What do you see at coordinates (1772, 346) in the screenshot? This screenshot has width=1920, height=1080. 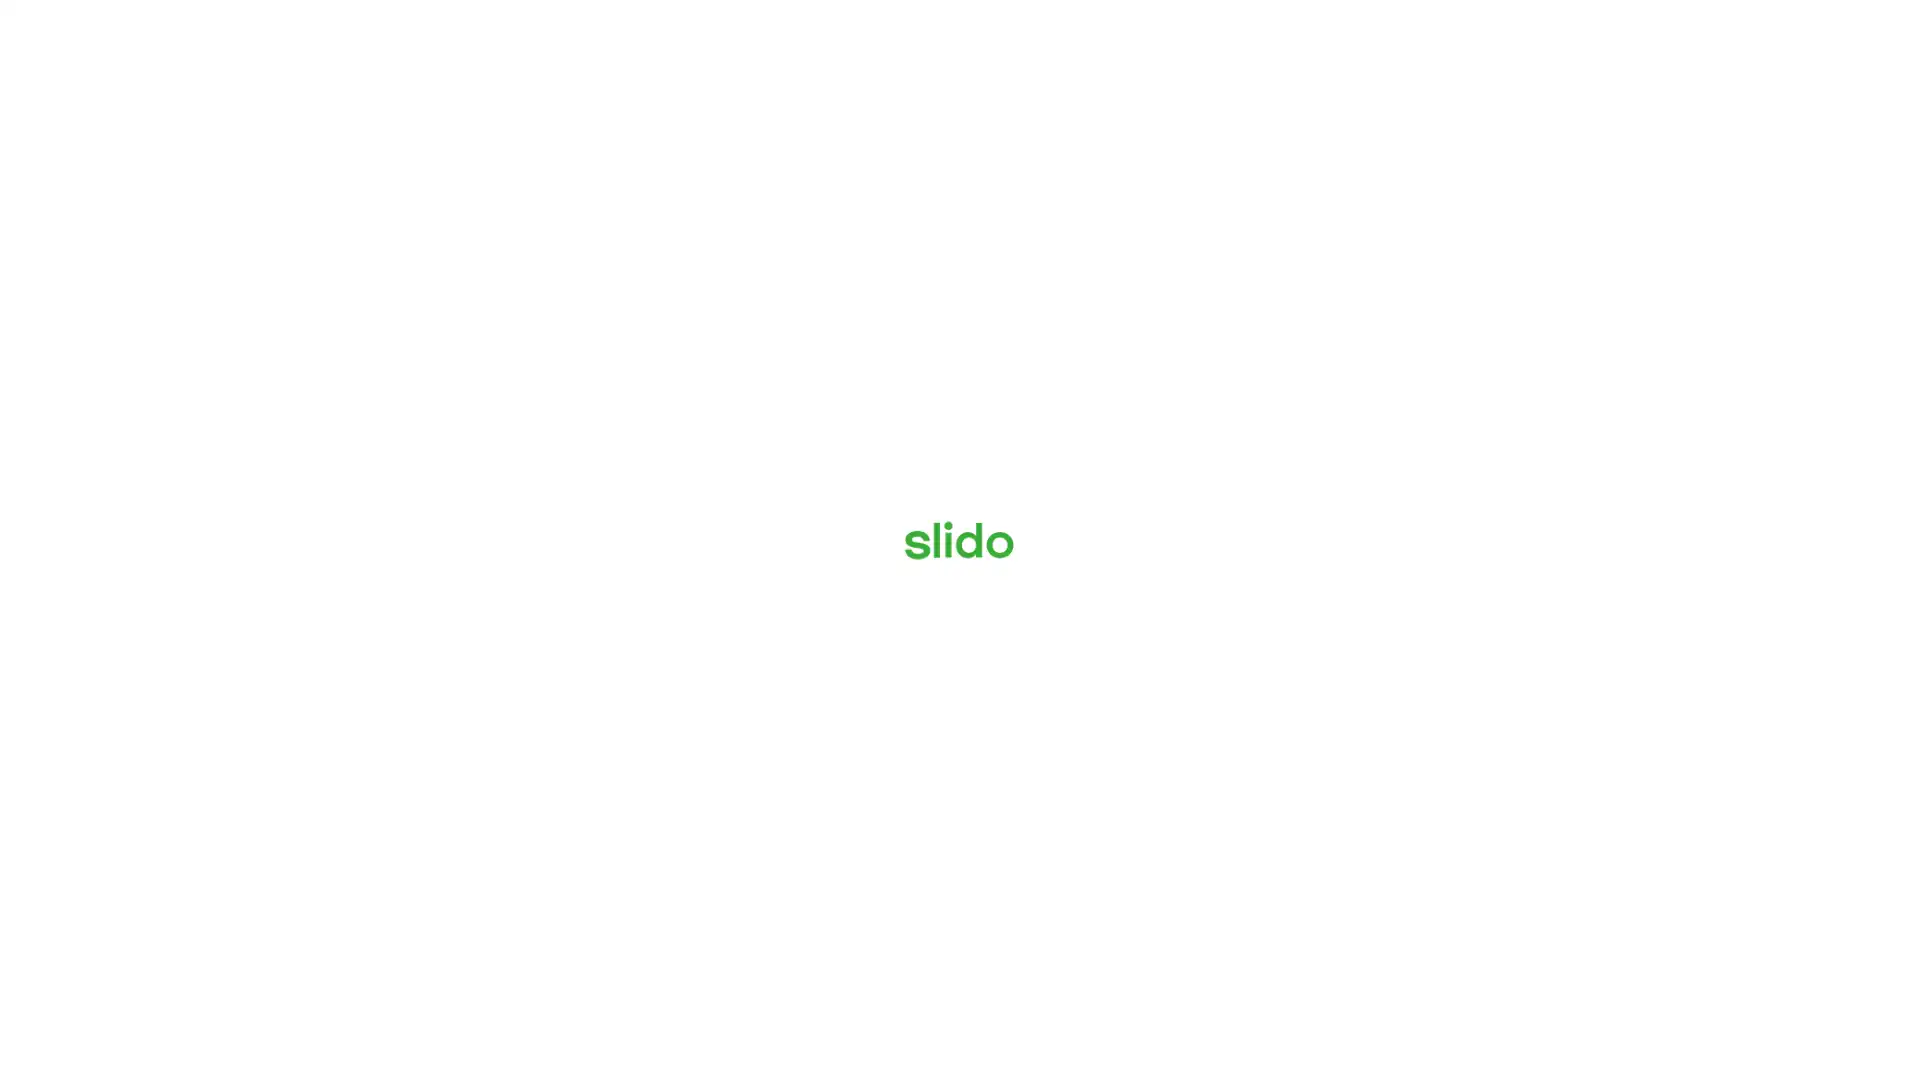 I see `29 votes, Upvote question` at bounding box center [1772, 346].